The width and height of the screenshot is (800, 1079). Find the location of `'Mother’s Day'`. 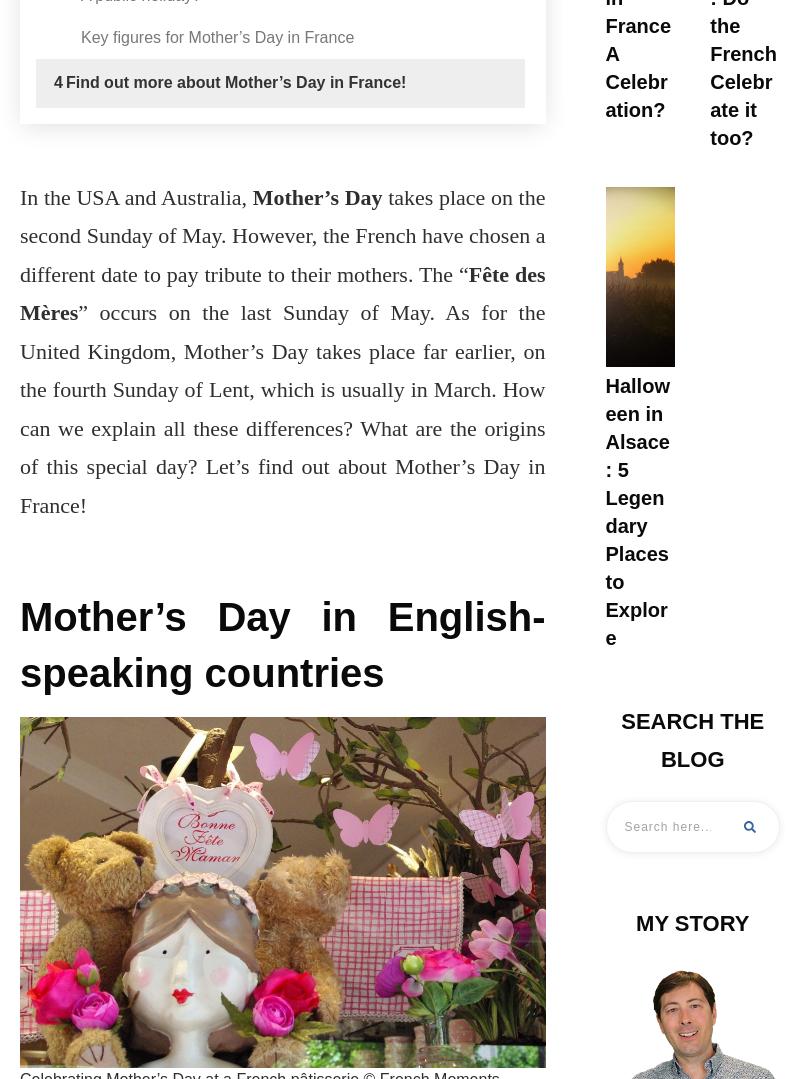

'Mother’s Day' is located at coordinates (315, 196).